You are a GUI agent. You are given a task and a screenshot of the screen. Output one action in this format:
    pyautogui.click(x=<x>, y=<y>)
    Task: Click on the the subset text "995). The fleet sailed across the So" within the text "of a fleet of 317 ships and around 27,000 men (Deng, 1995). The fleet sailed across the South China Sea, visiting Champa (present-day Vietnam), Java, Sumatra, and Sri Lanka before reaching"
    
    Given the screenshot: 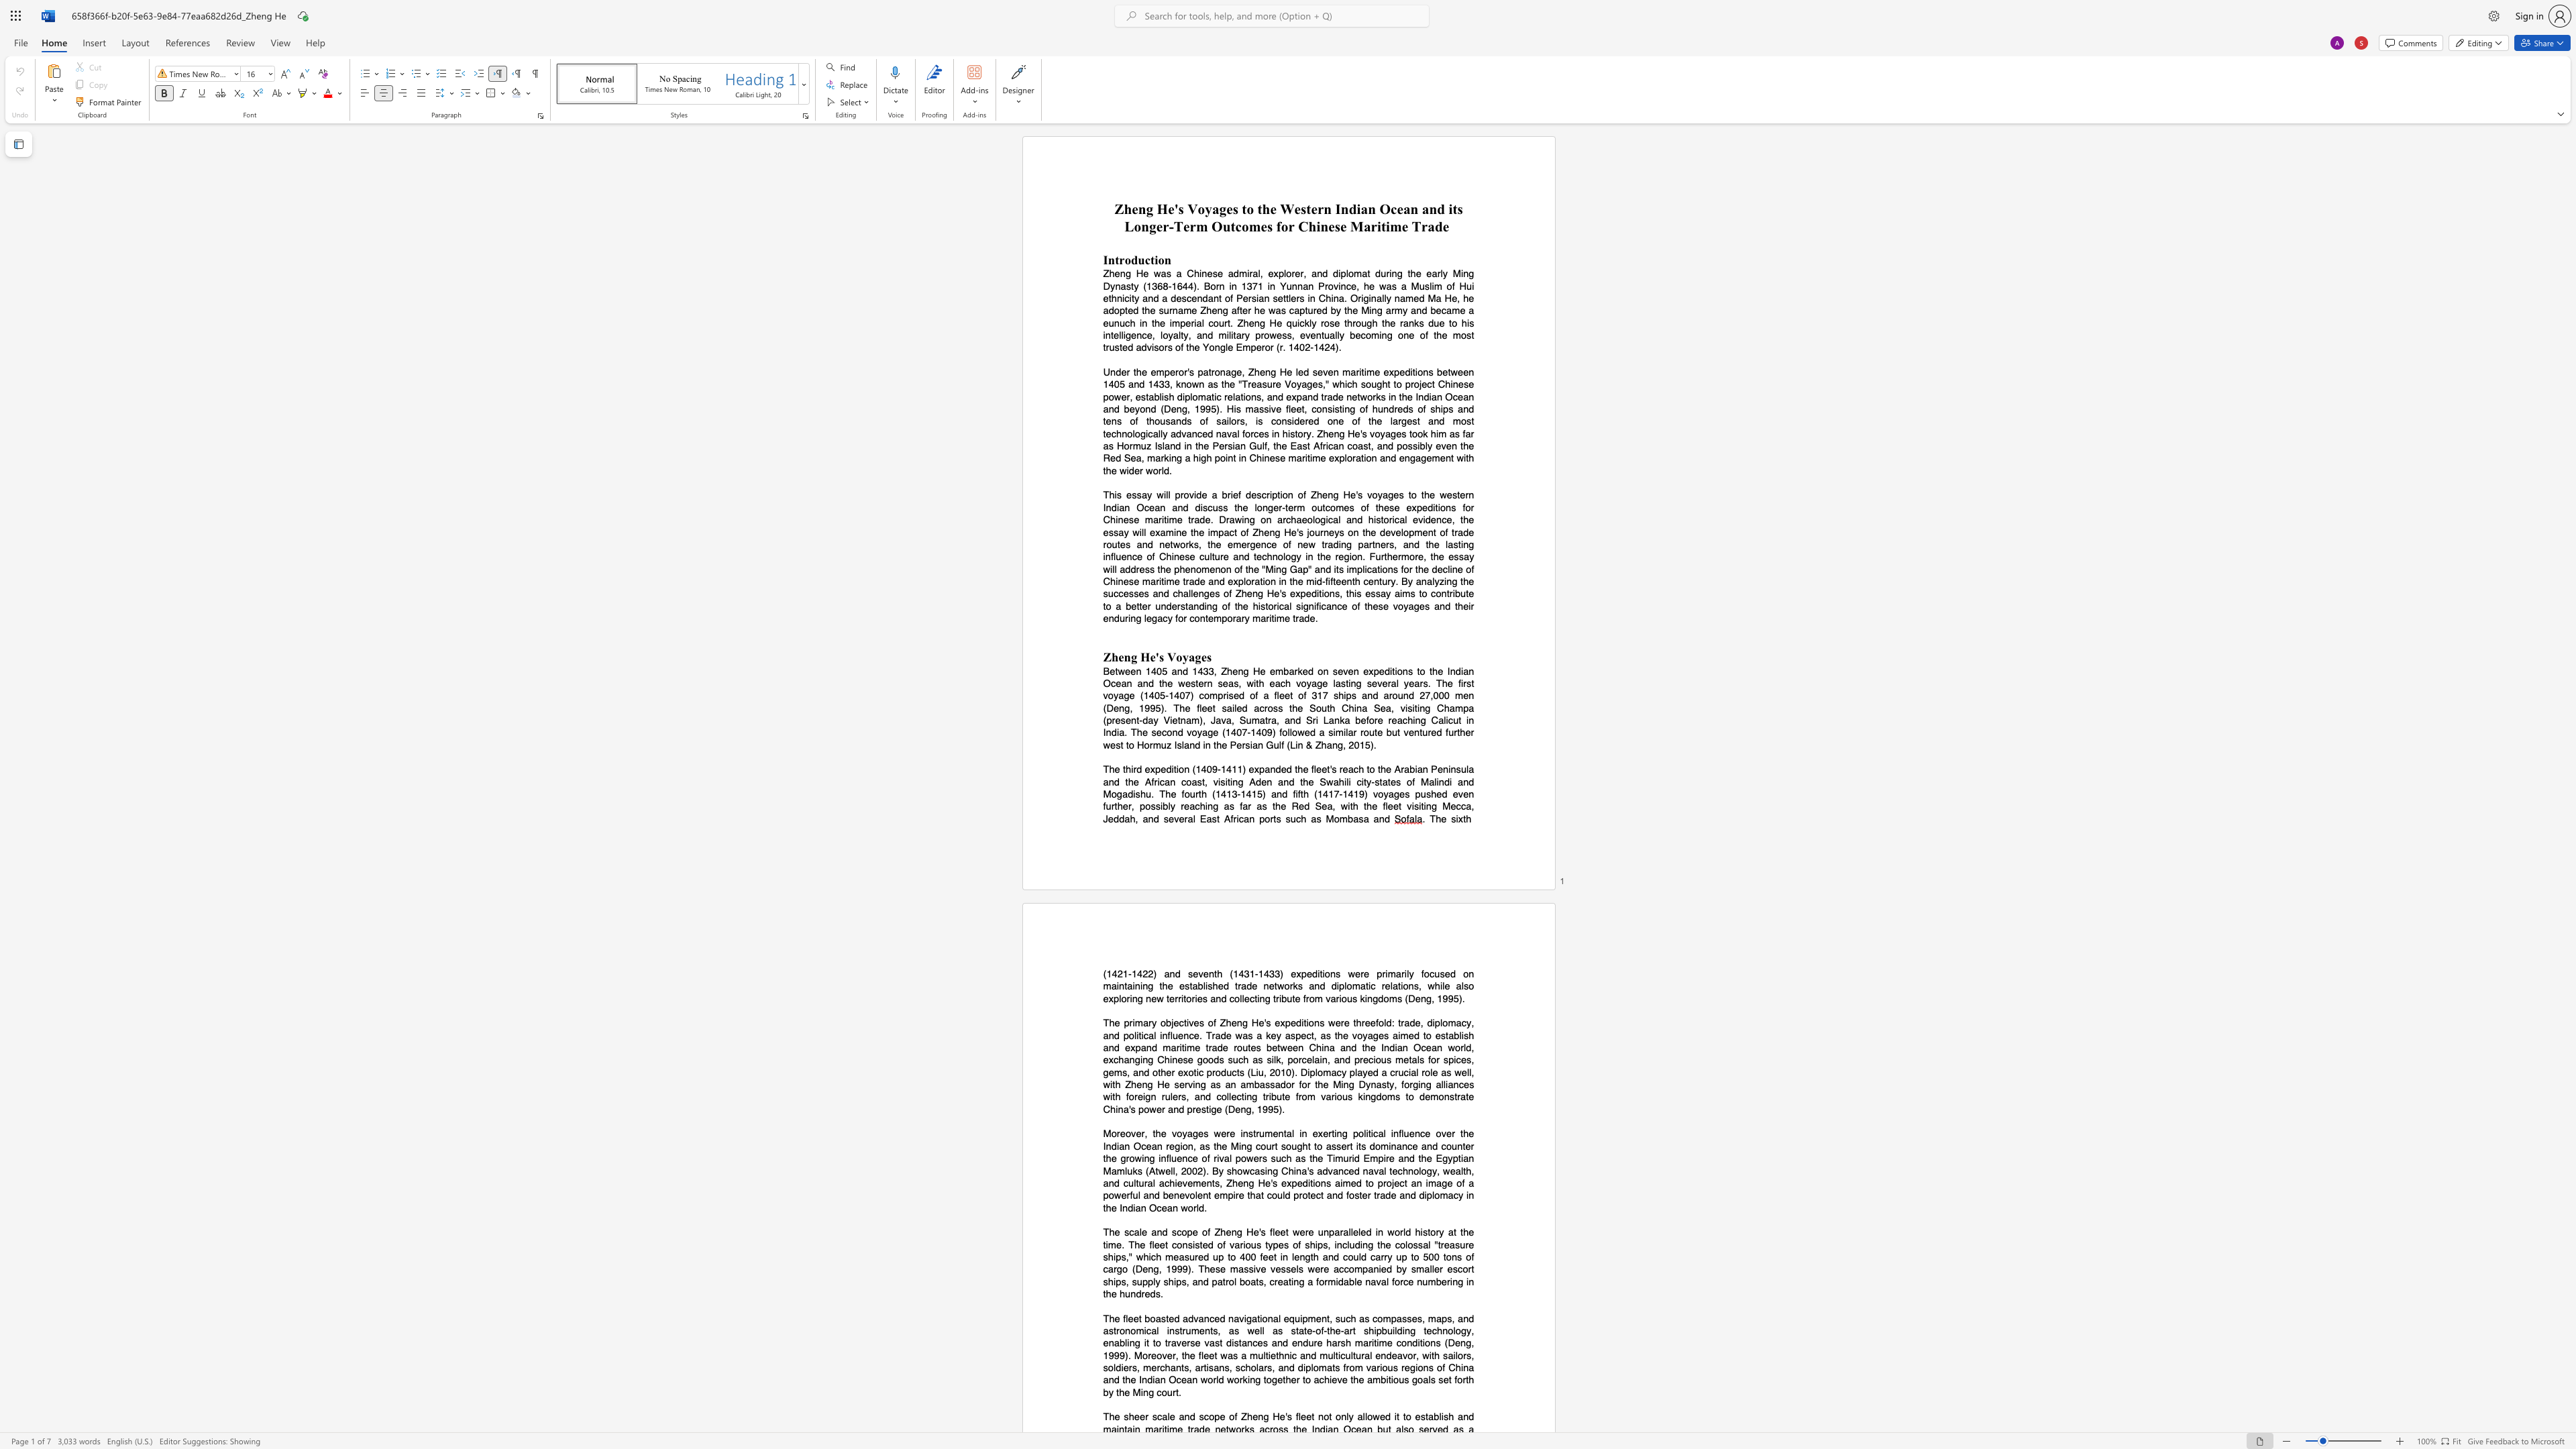 What is the action you would take?
    pyautogui.click(x=1144, y=707)
    